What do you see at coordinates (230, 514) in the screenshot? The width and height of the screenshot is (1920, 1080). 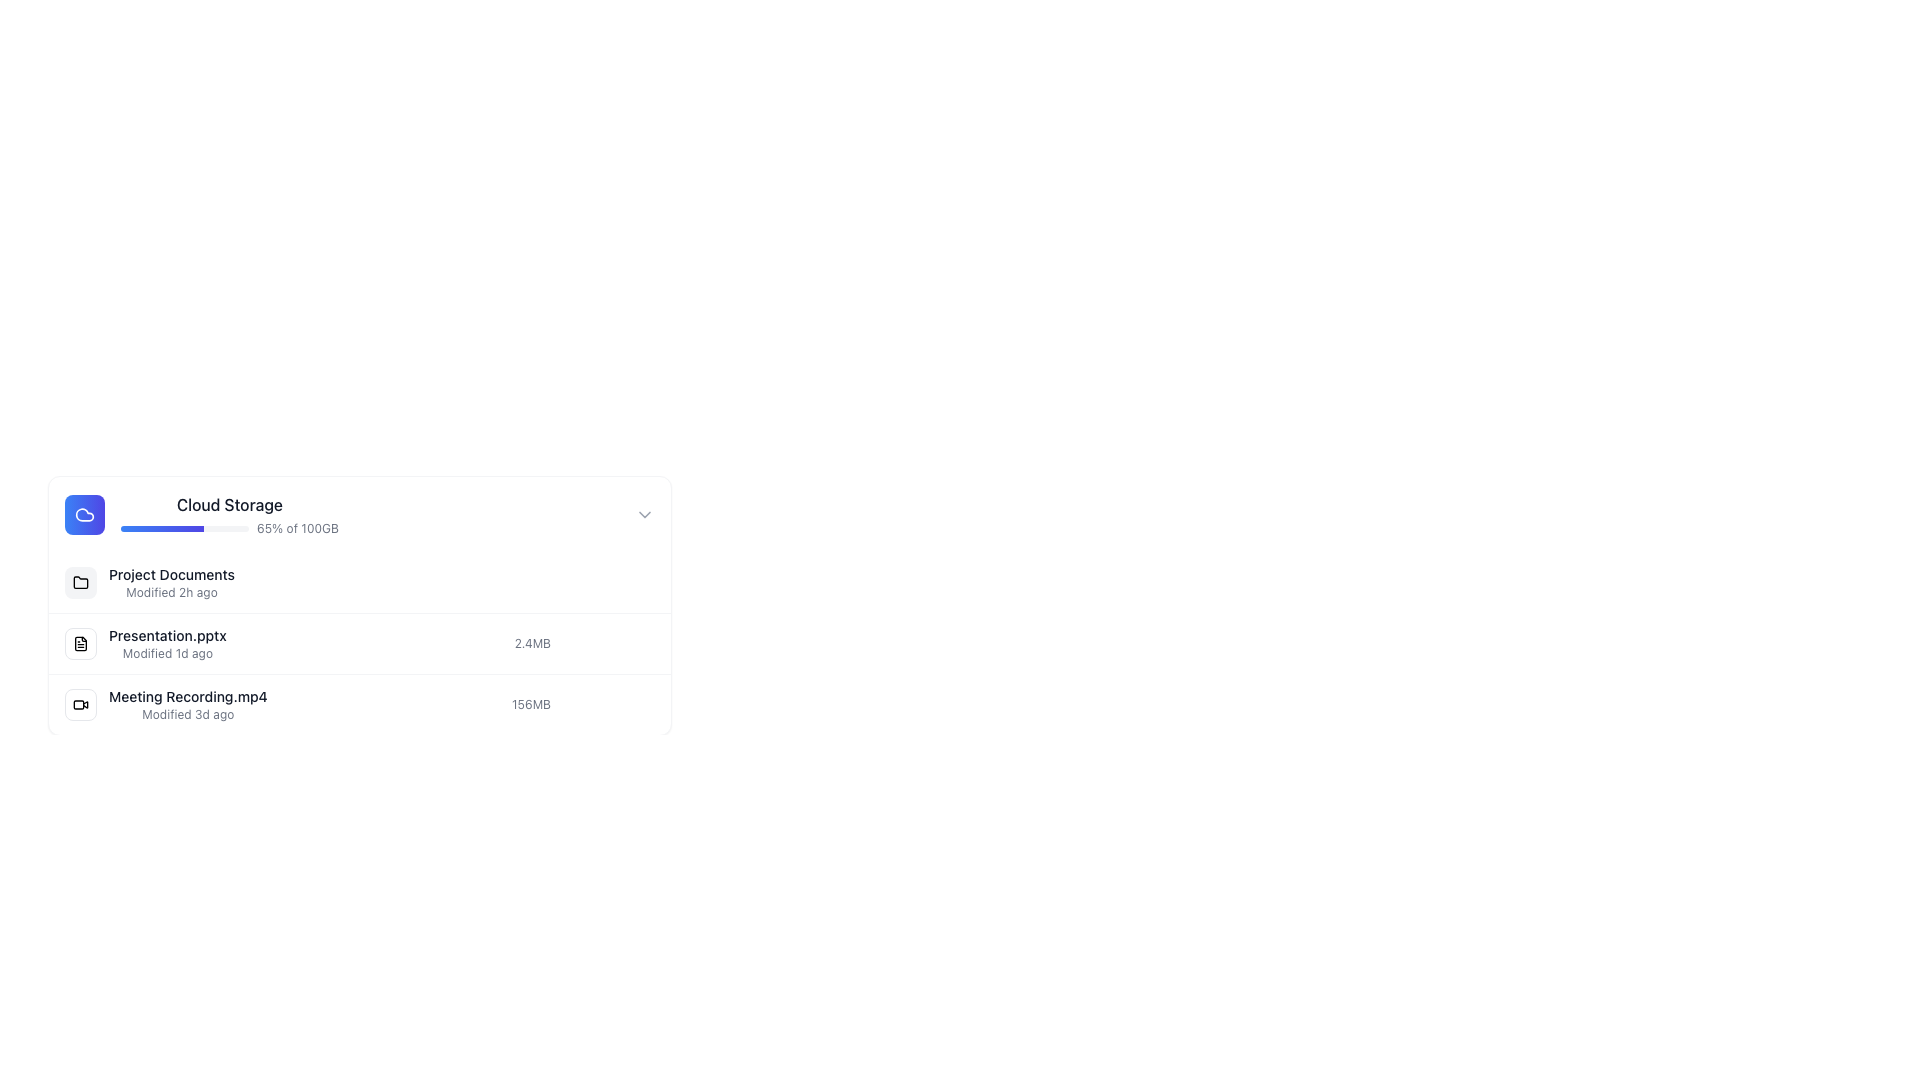 I see `the Progress Bar labeled 'Cloud Storage' which shows '65% of 100GB' usage and is located in the first row of the list-like structure` at bounding box center [230, 514].